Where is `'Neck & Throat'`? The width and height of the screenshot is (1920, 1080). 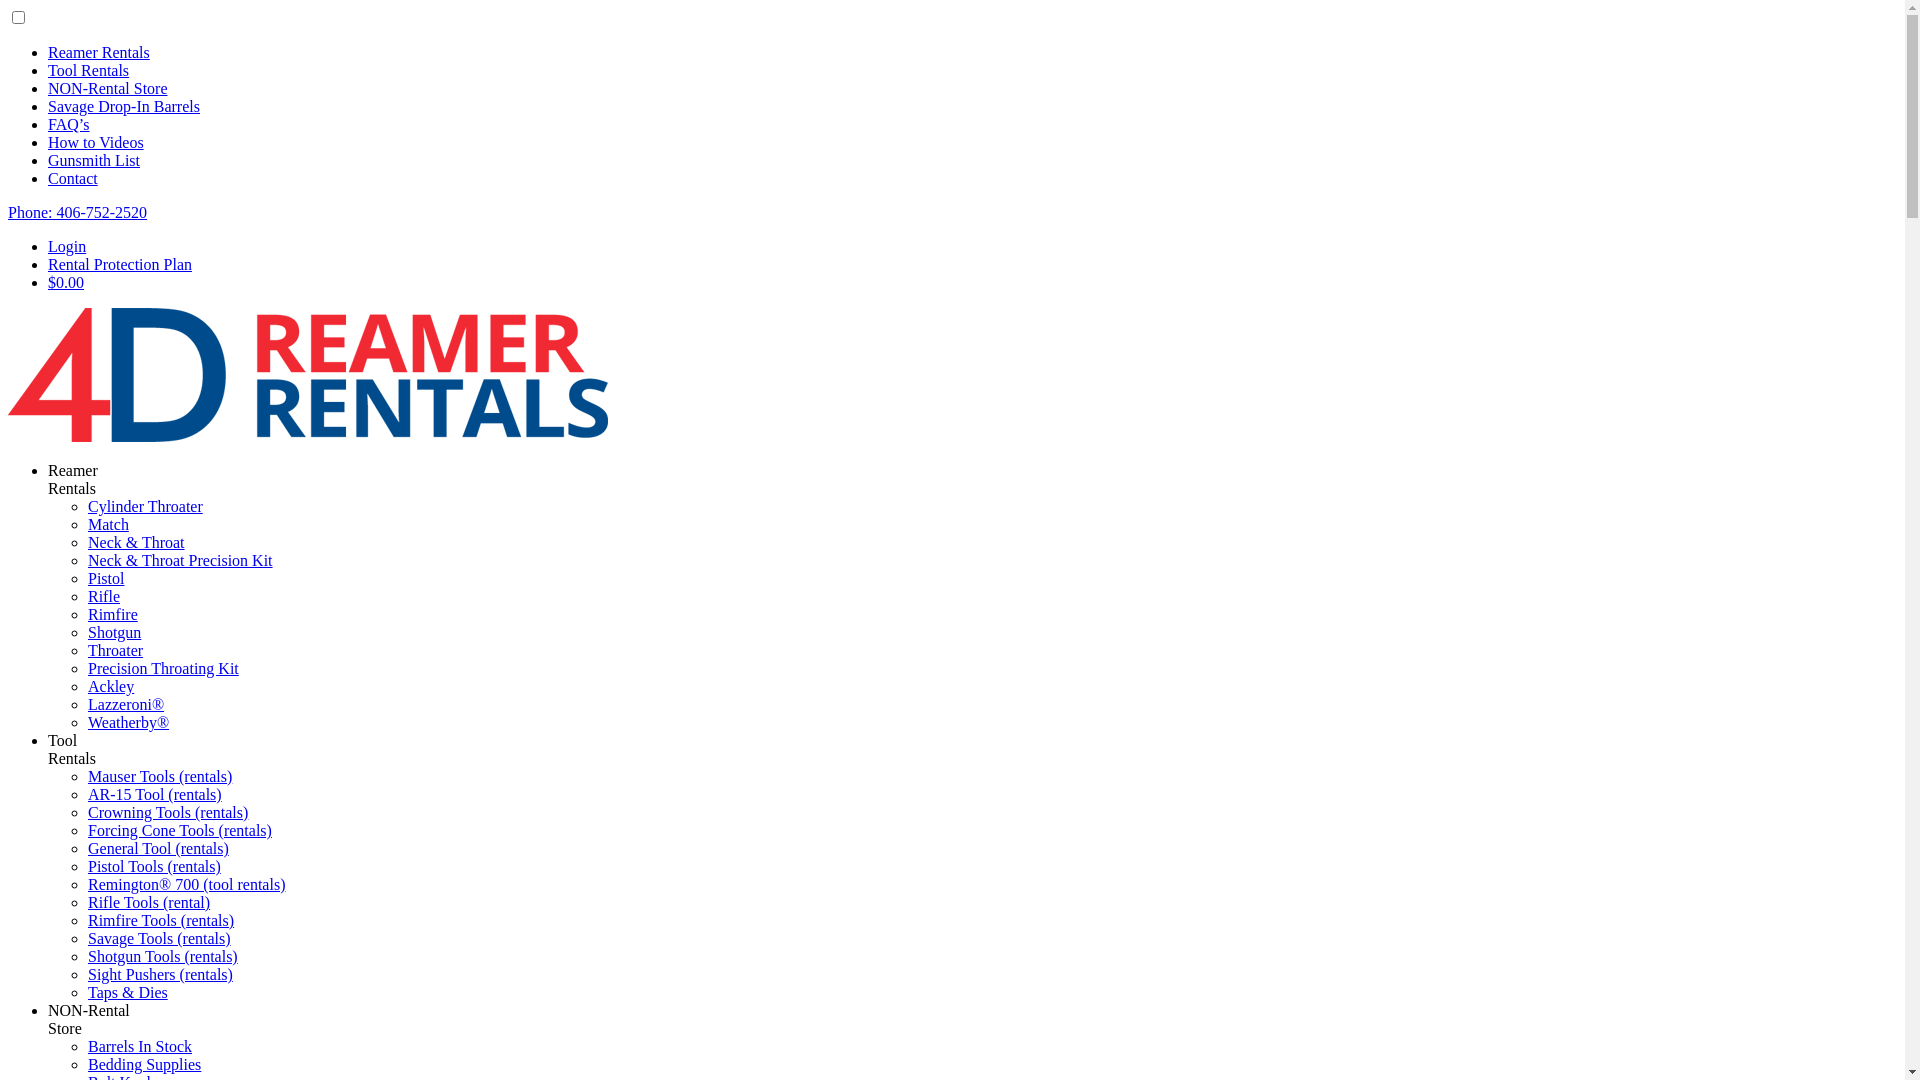 'Neck & Throat' is located at coordinates (135, 542).